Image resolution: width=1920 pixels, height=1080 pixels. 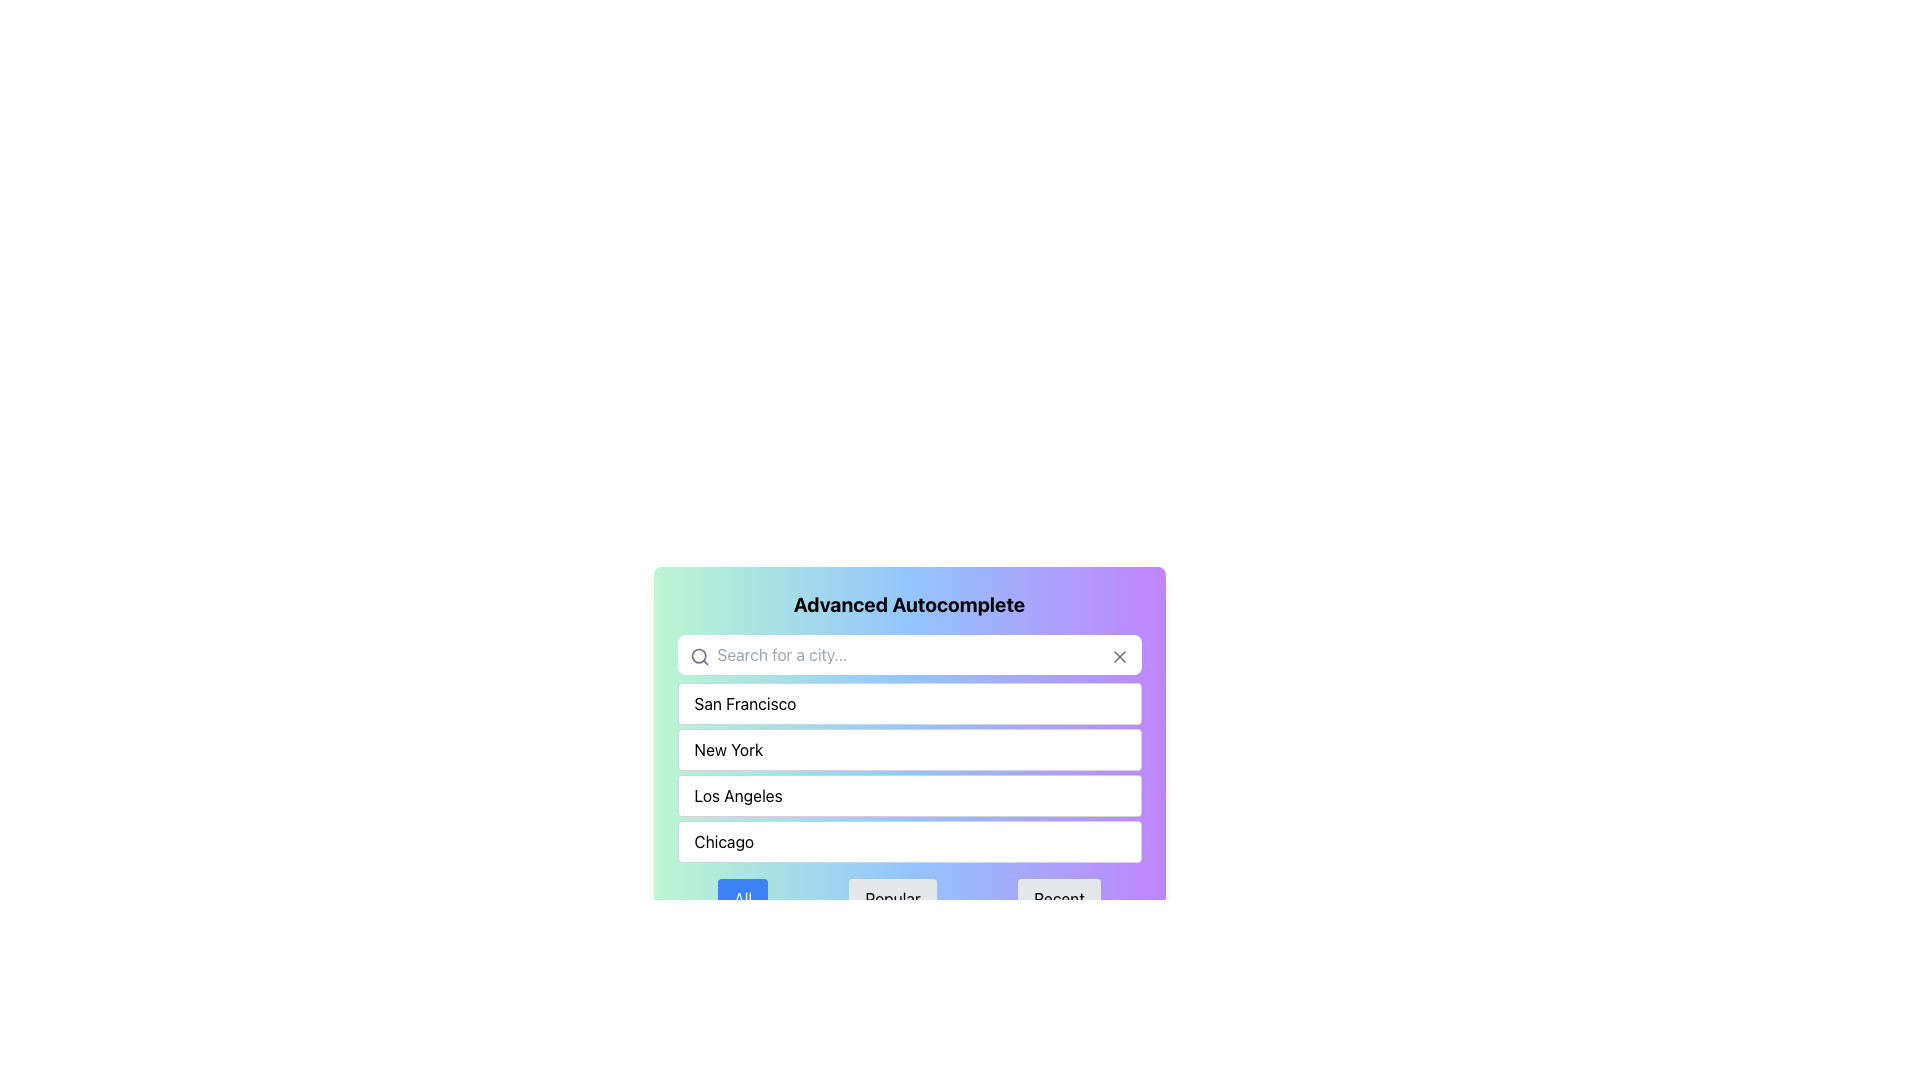 What do you see at coordinates (699, 656) in the screenshot?
I see `the search icon represented by a magnifying glass graphic, styled in gray, located in the top-left corner of the text input field labeled 'Search for a city...'` at bounding box center [699, 656].